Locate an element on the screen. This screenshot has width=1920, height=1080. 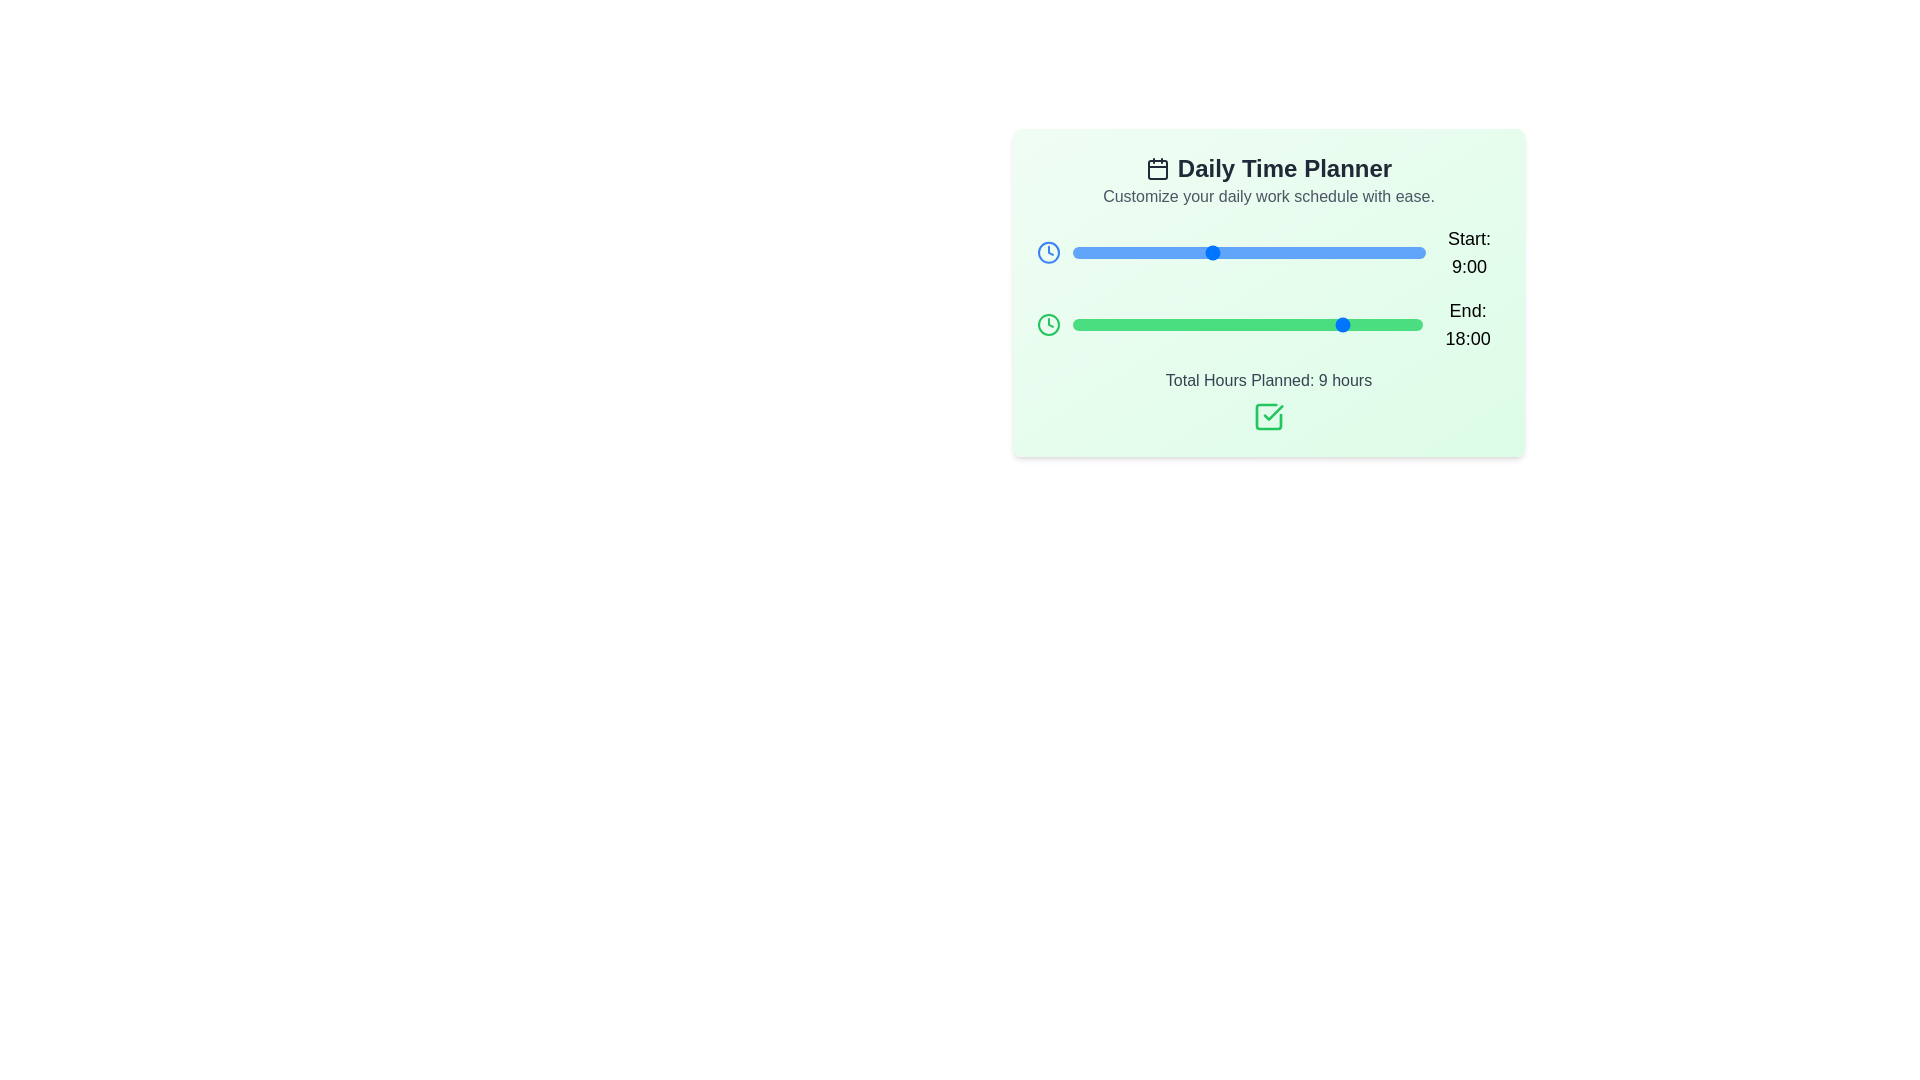
the textual description under the header to focus on it is located at coordinates (1267, 196).